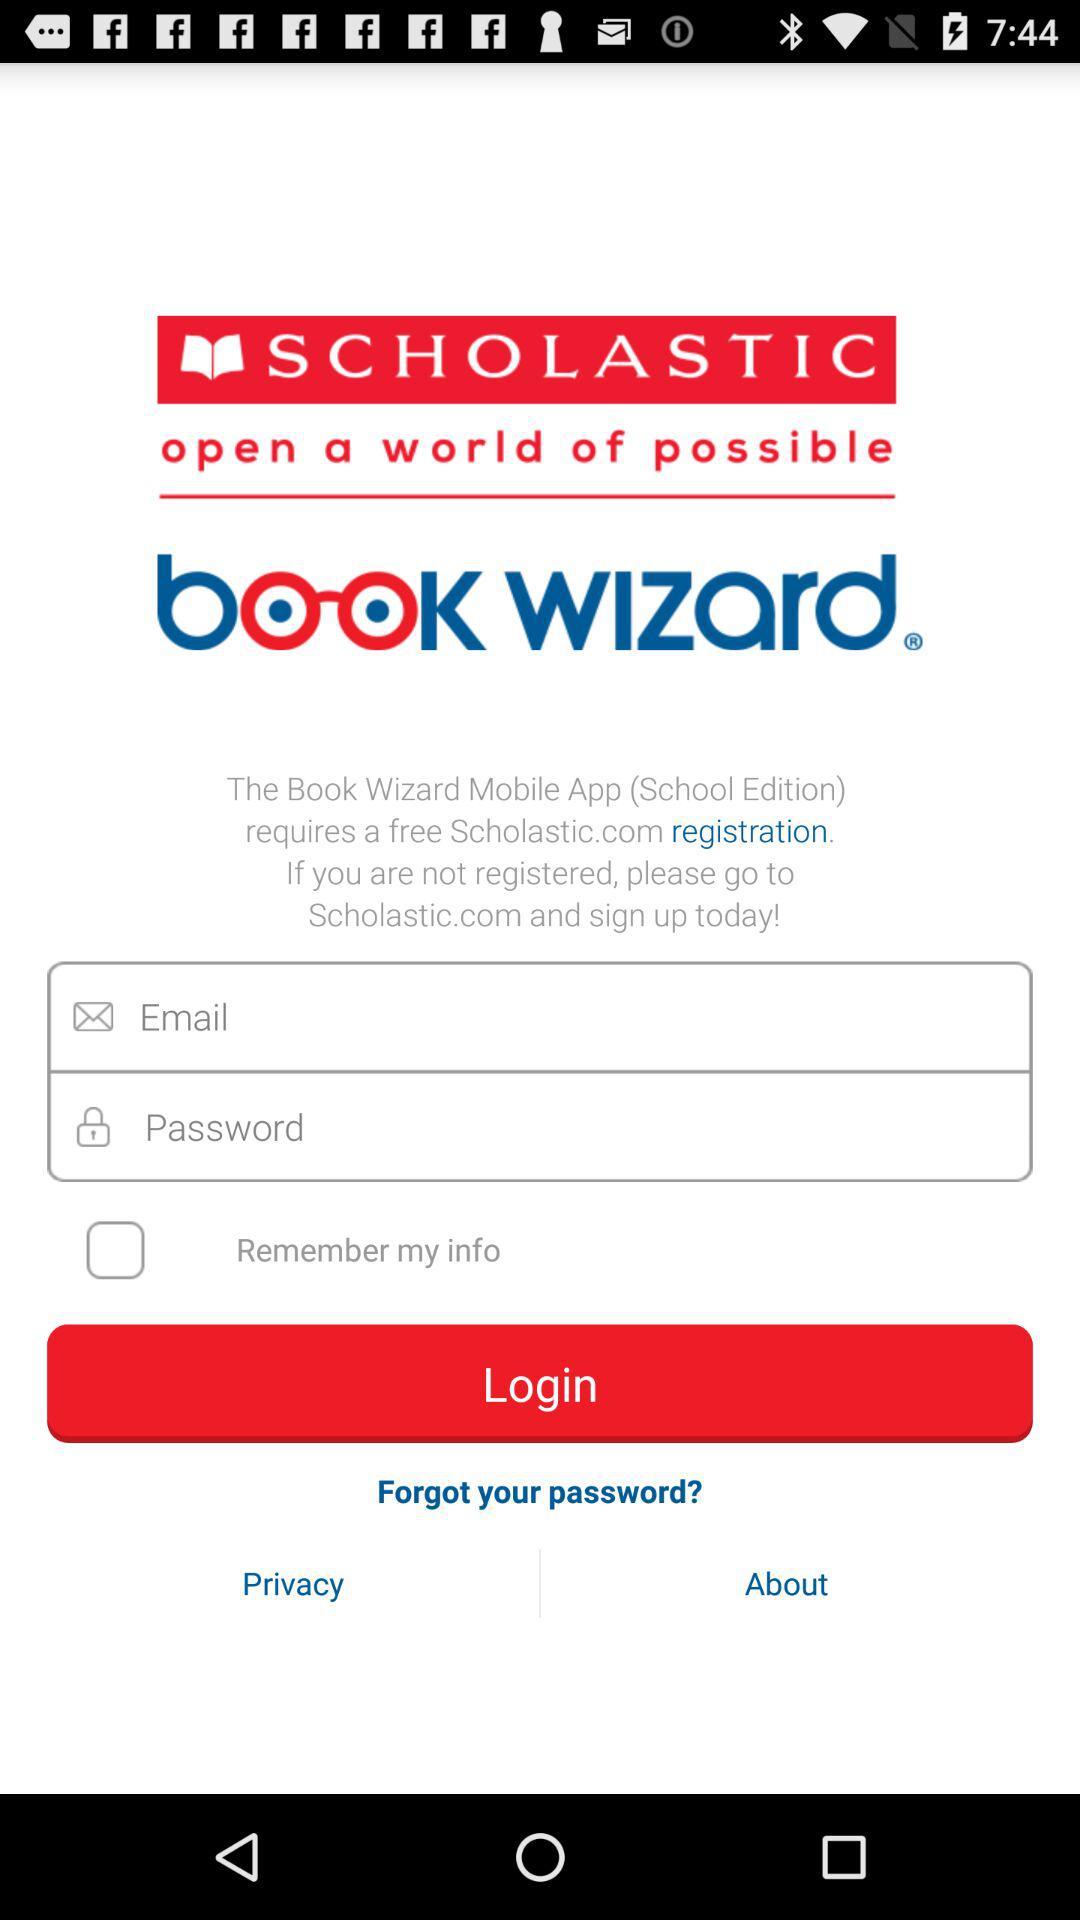 The height and width of the screenshot is (1920, 1080). I want to click on login, so click(540, 1382).